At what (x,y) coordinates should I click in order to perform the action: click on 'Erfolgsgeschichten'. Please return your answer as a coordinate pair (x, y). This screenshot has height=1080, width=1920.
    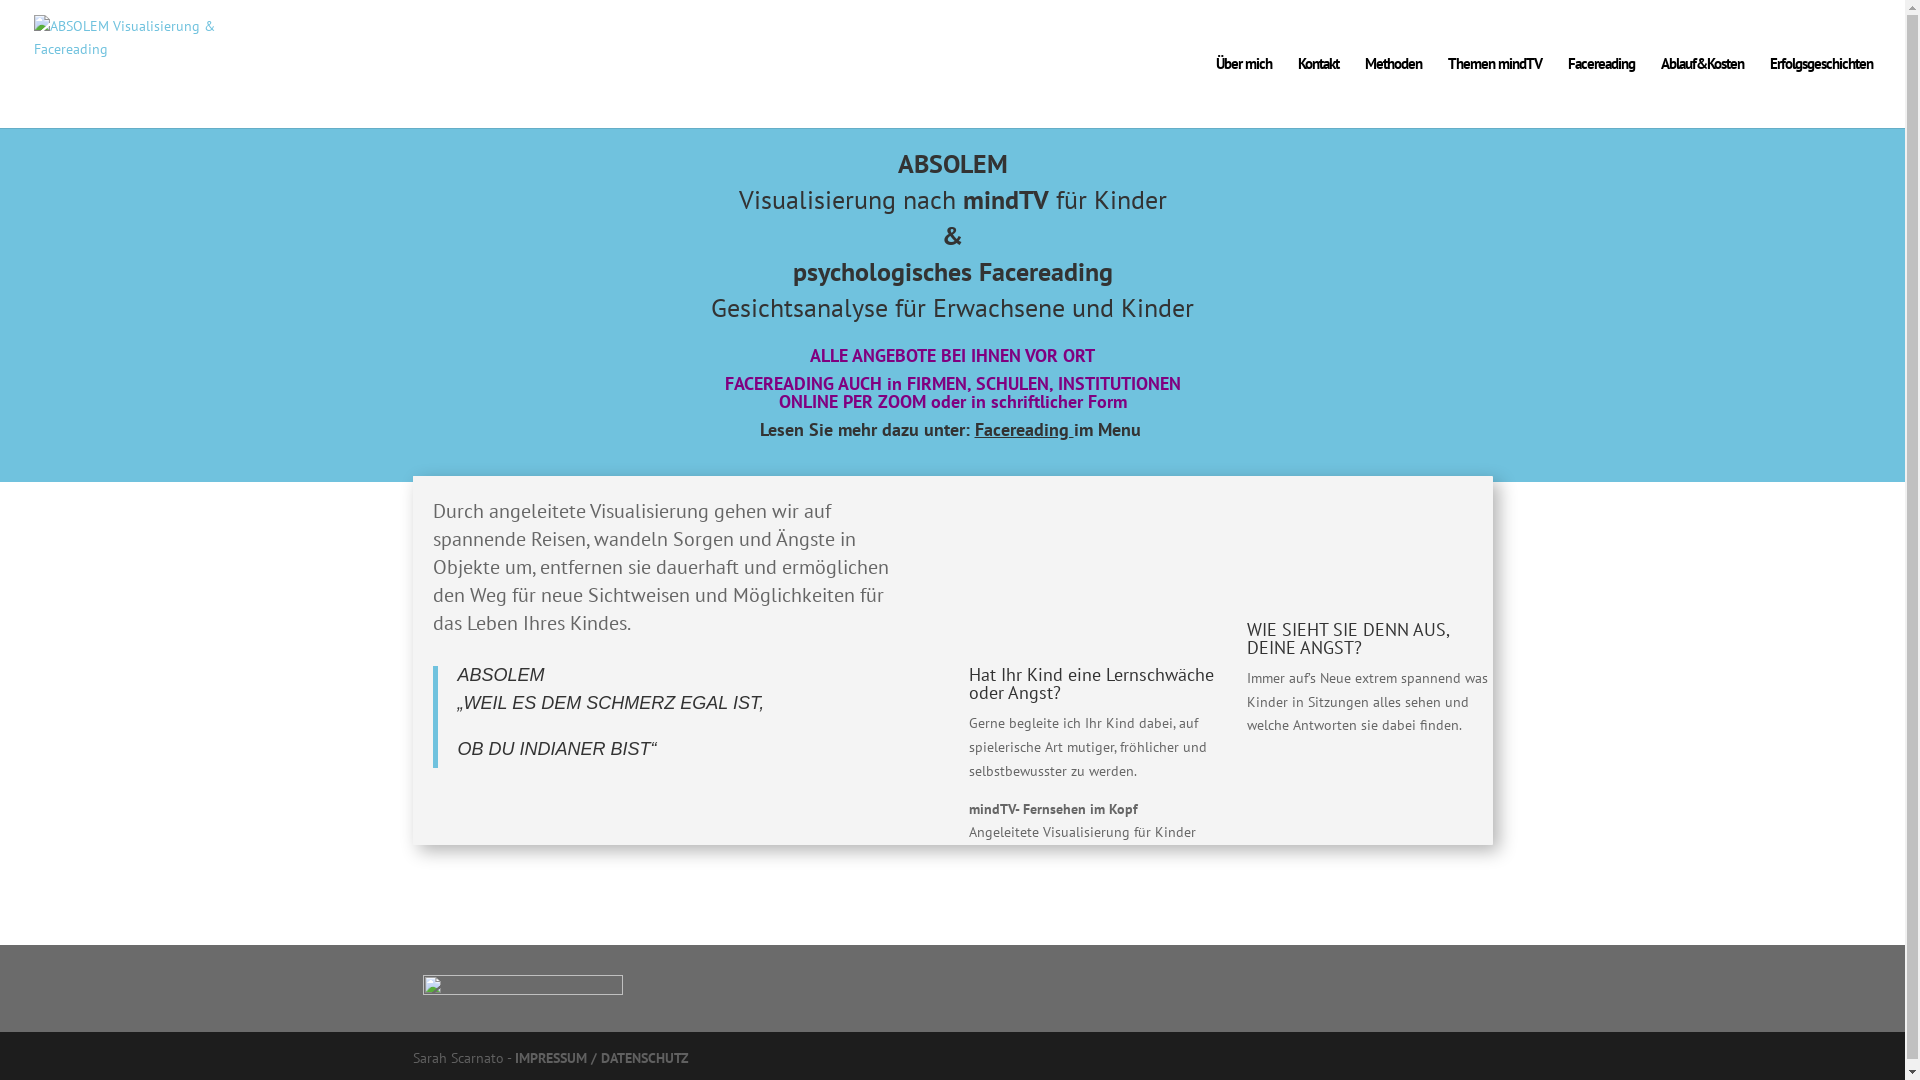
    Looking at the image, I should click on (1770, 92).